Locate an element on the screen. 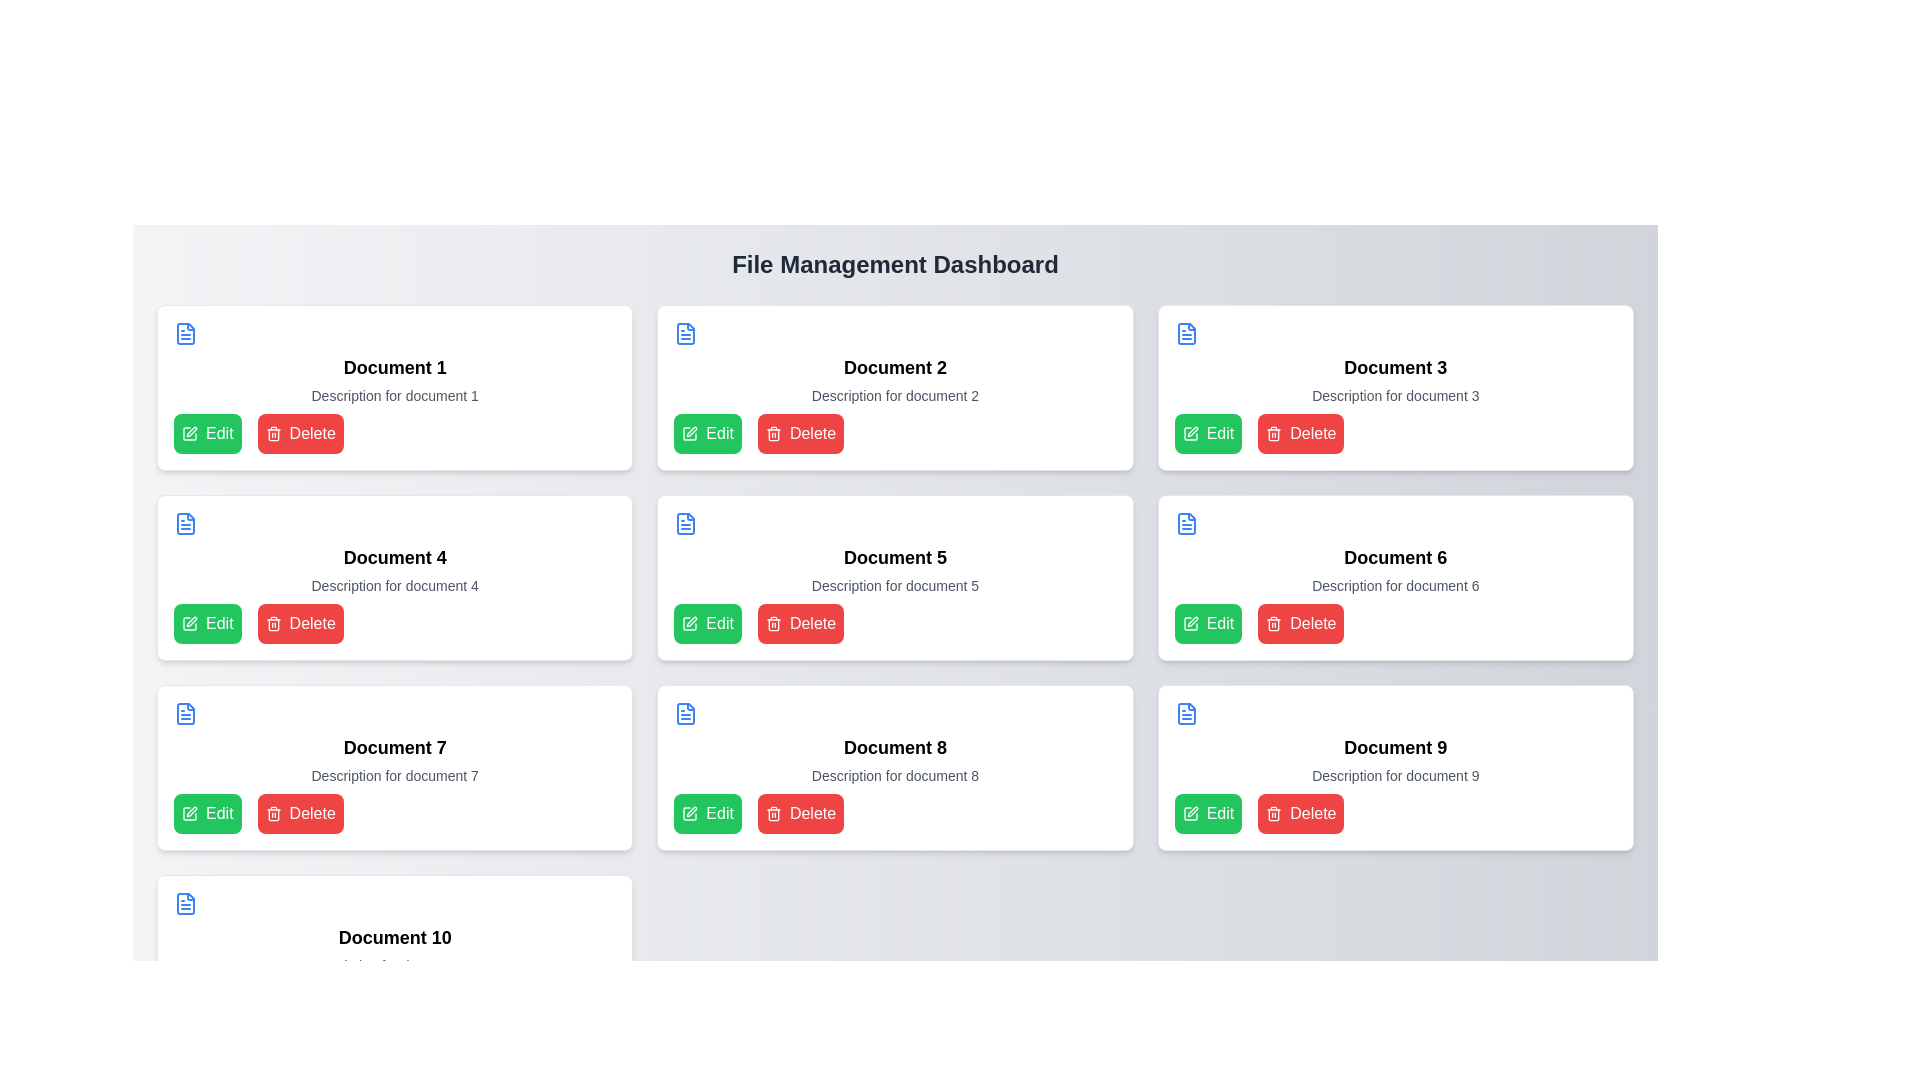  the file icon located at the top-left corner inside the card labeled 'Document 3' is located at coordinates (1186, 333).